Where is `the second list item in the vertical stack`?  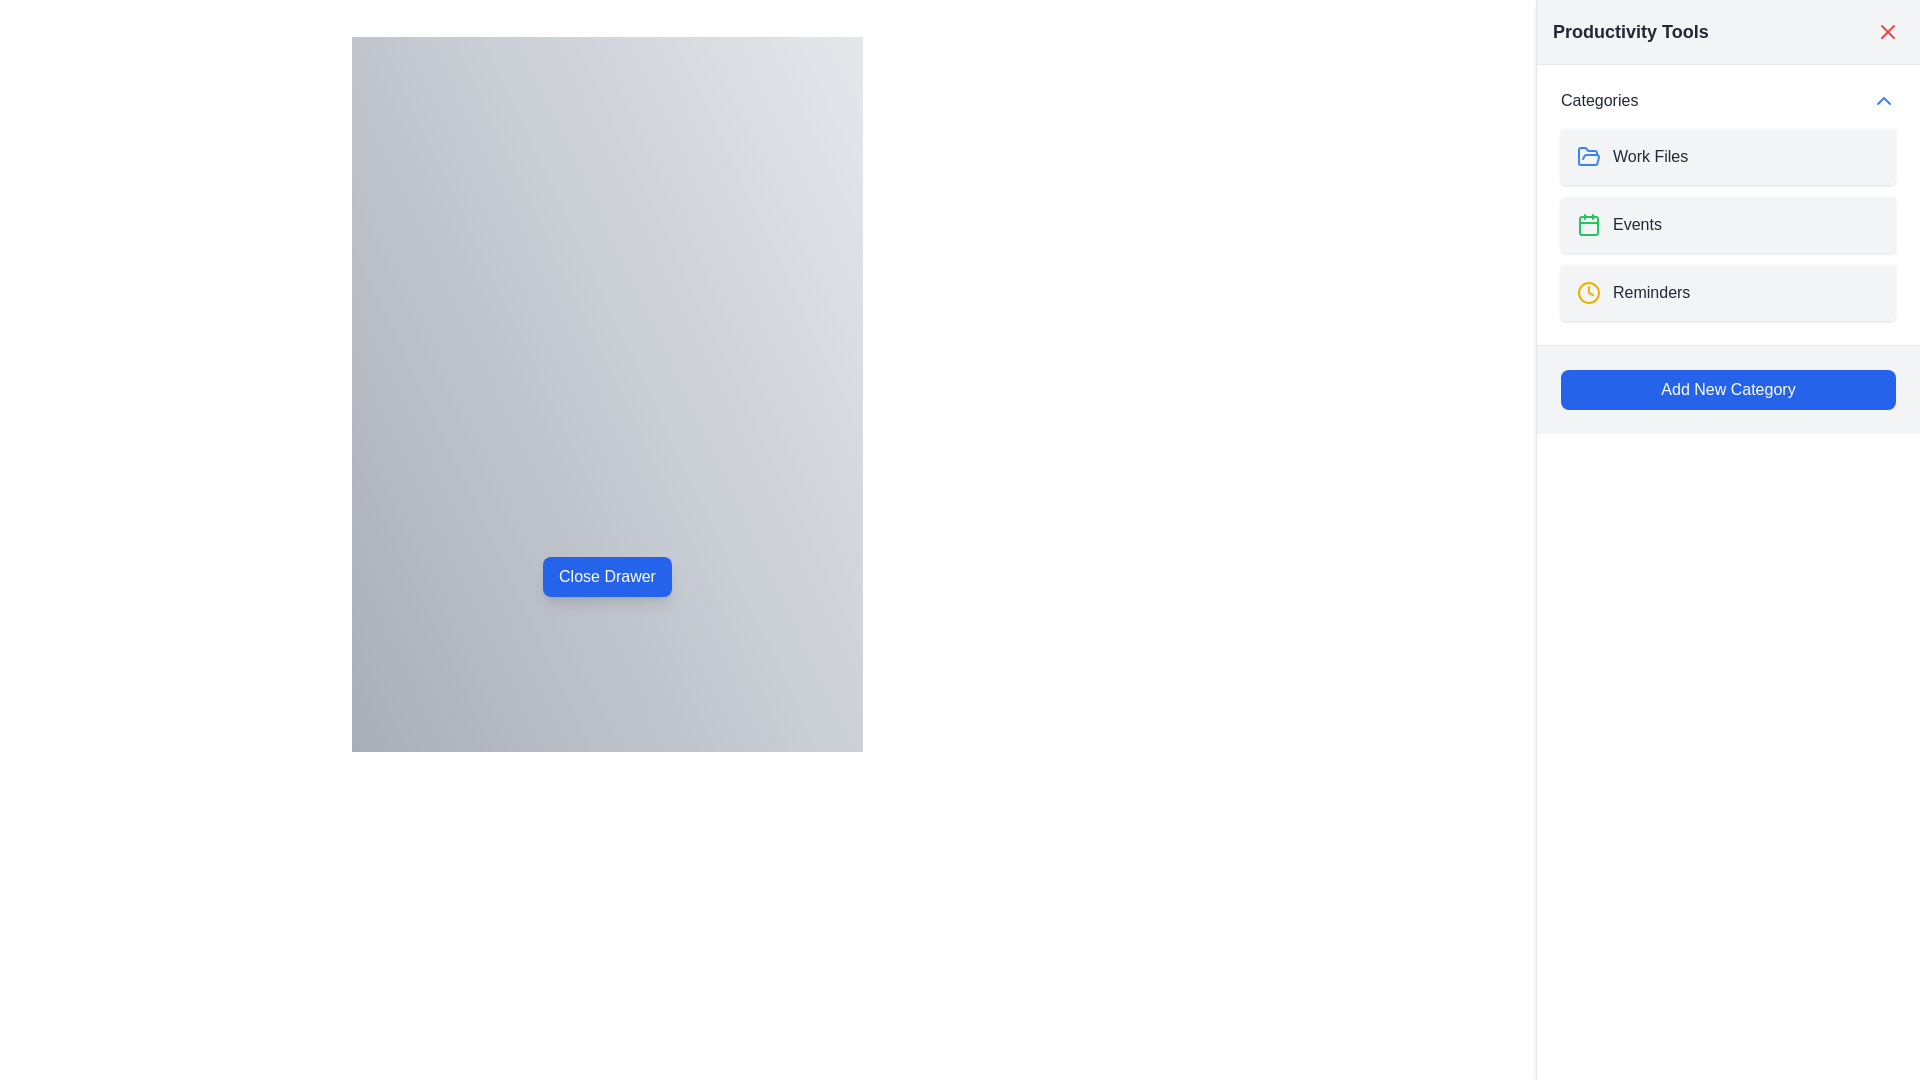 the second list item in the vertical stack is located at coordinates (1727, 224).